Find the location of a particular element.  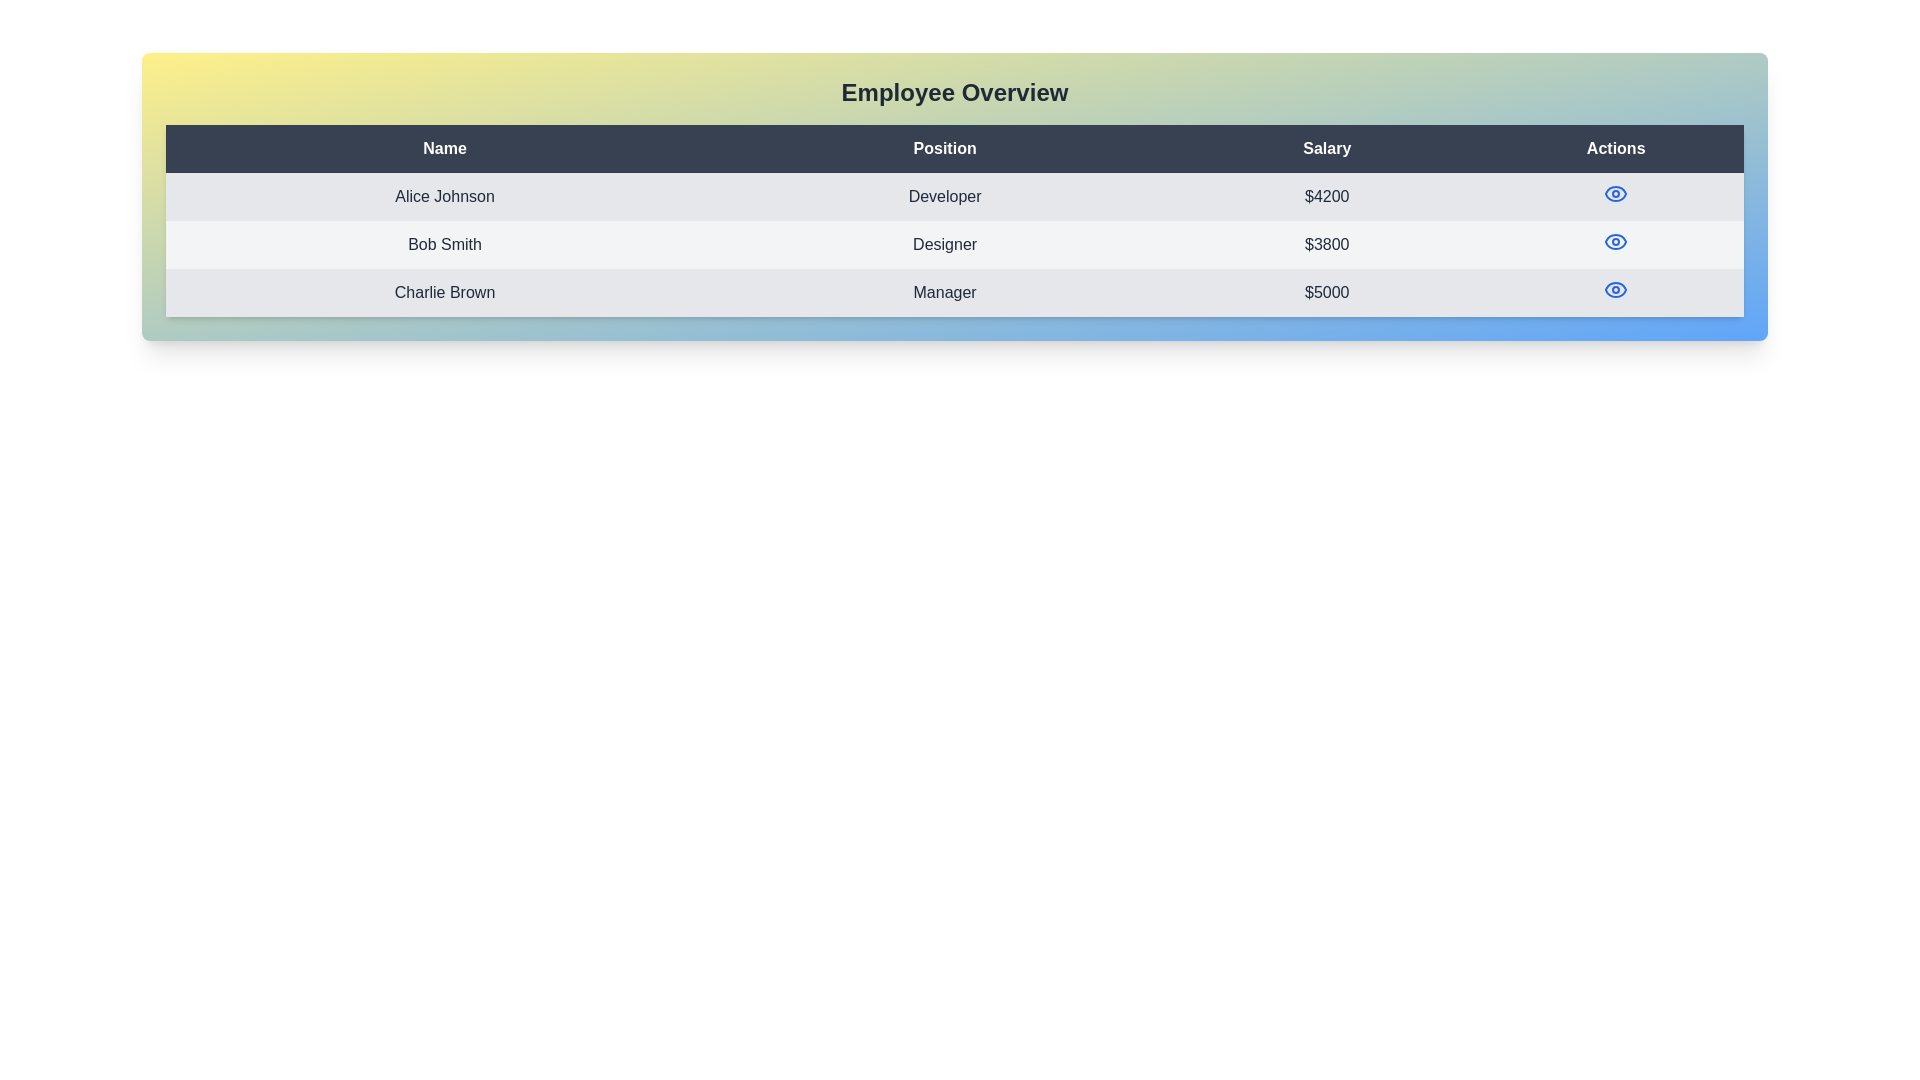

the static text label displaying the salary '$3800' in the 'Salary' column of the table is located at coordinates (1327, 244).